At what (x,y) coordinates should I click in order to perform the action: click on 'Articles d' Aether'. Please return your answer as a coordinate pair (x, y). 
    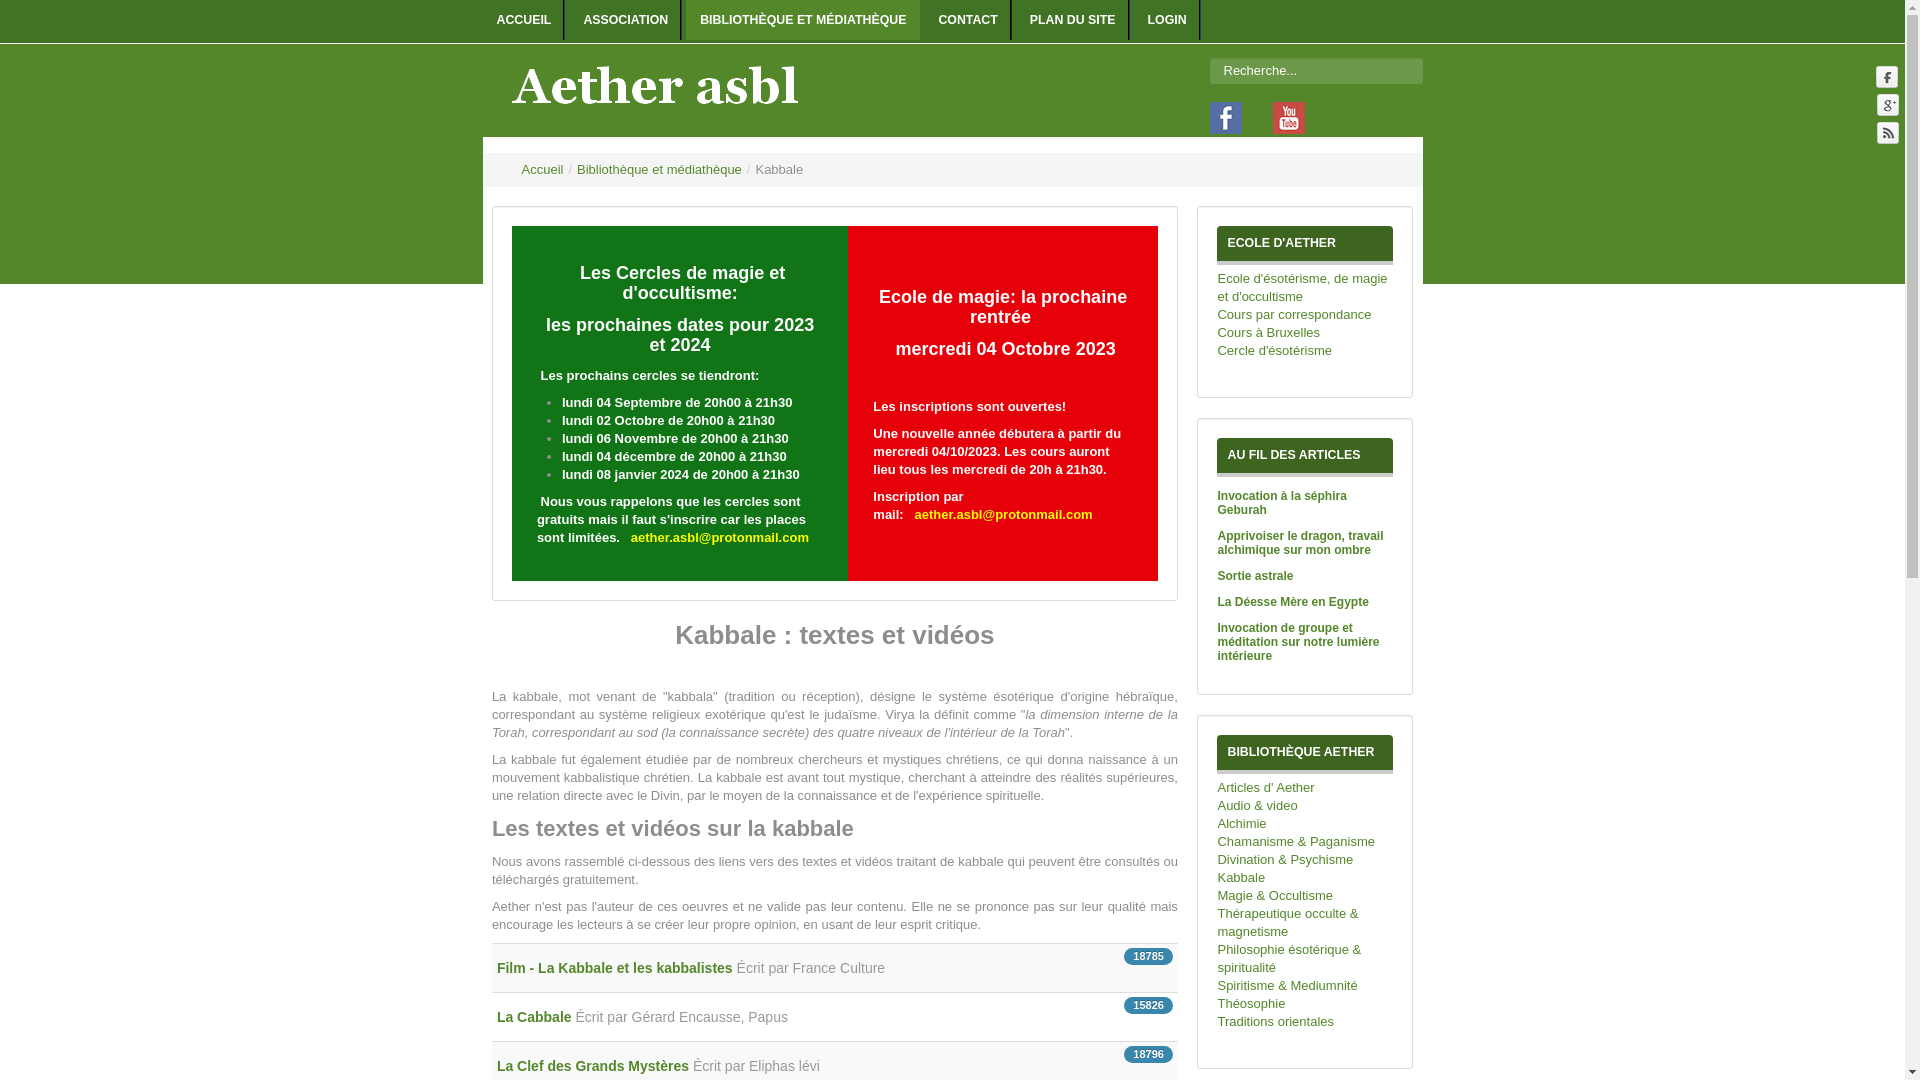
    Looking at the image, I should click on (1305, 786).